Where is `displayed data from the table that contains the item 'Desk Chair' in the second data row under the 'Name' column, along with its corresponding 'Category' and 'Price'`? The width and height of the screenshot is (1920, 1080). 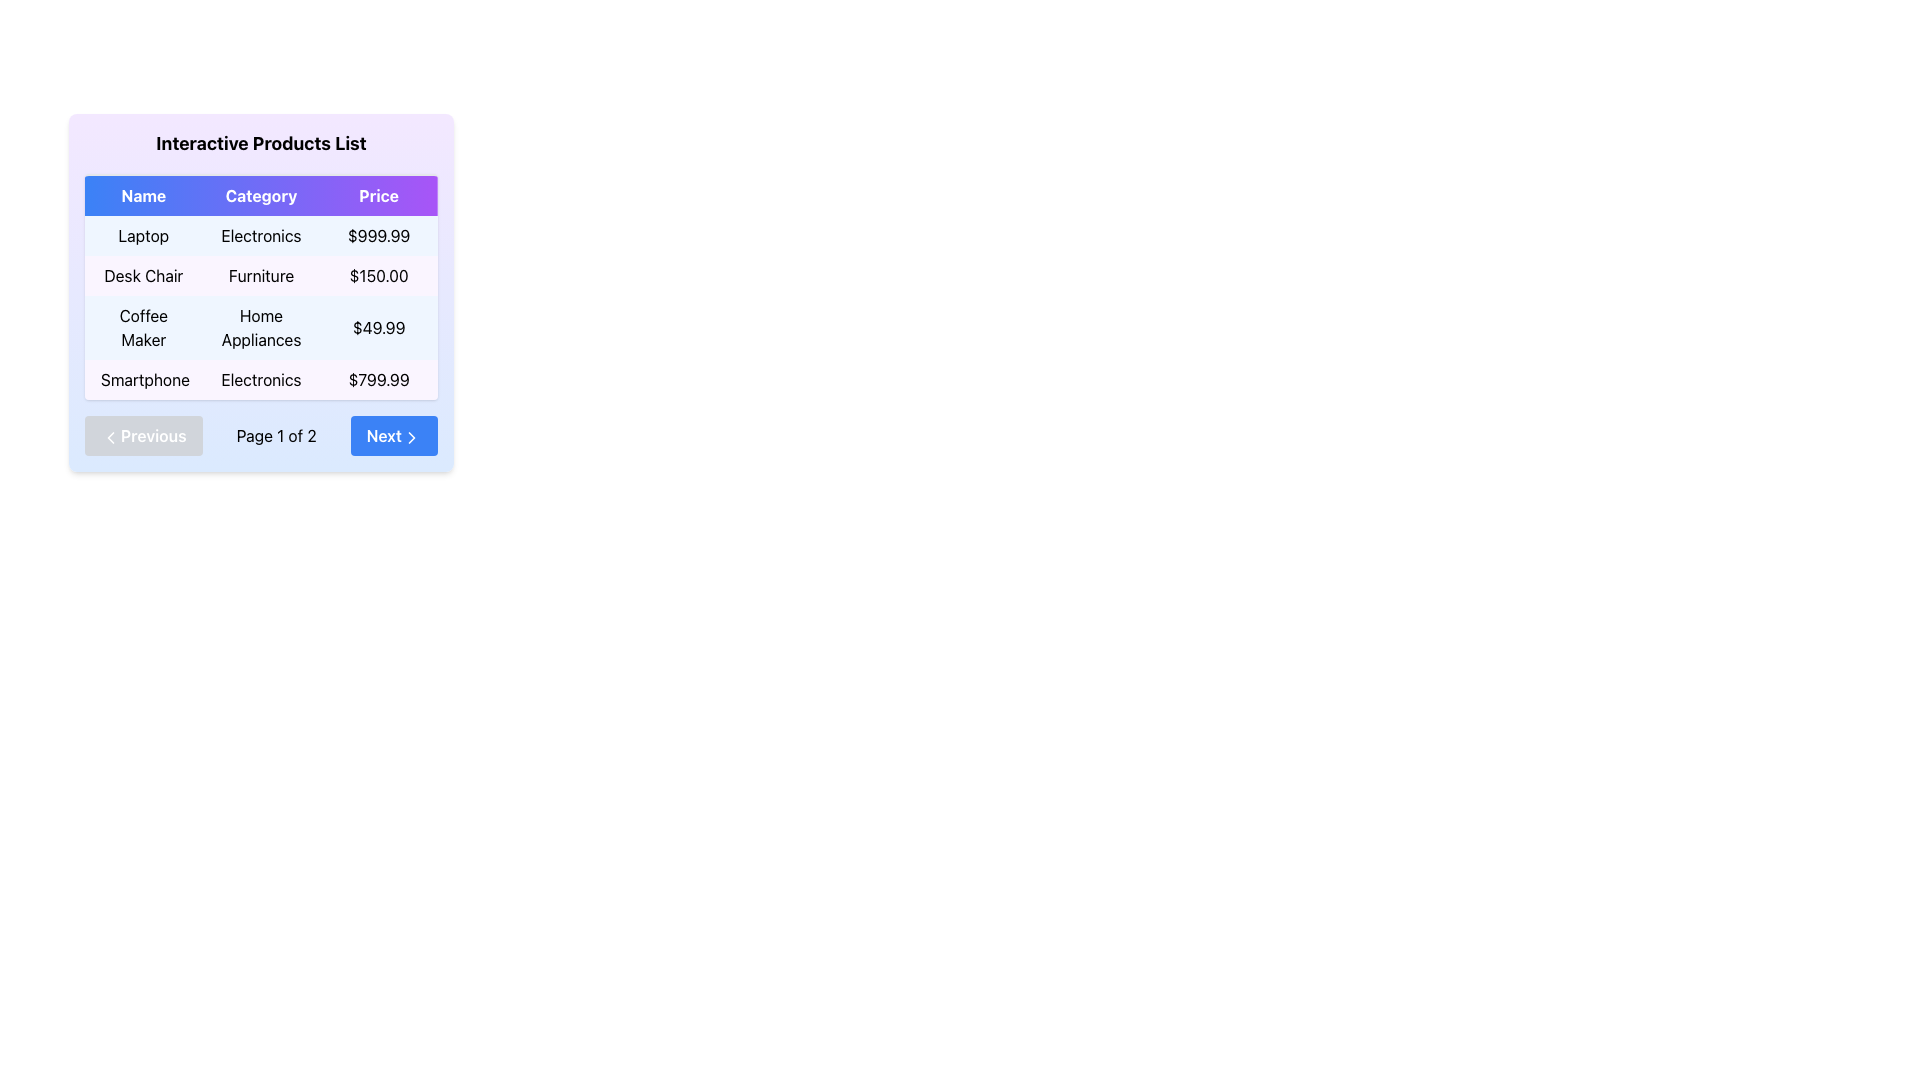
displayed data from the table that contains the item 'Desk Chair' in the second data row under the 'Name' column, along with its corresponding 'Category' and 'Price' is located at coordinates (260, 288).